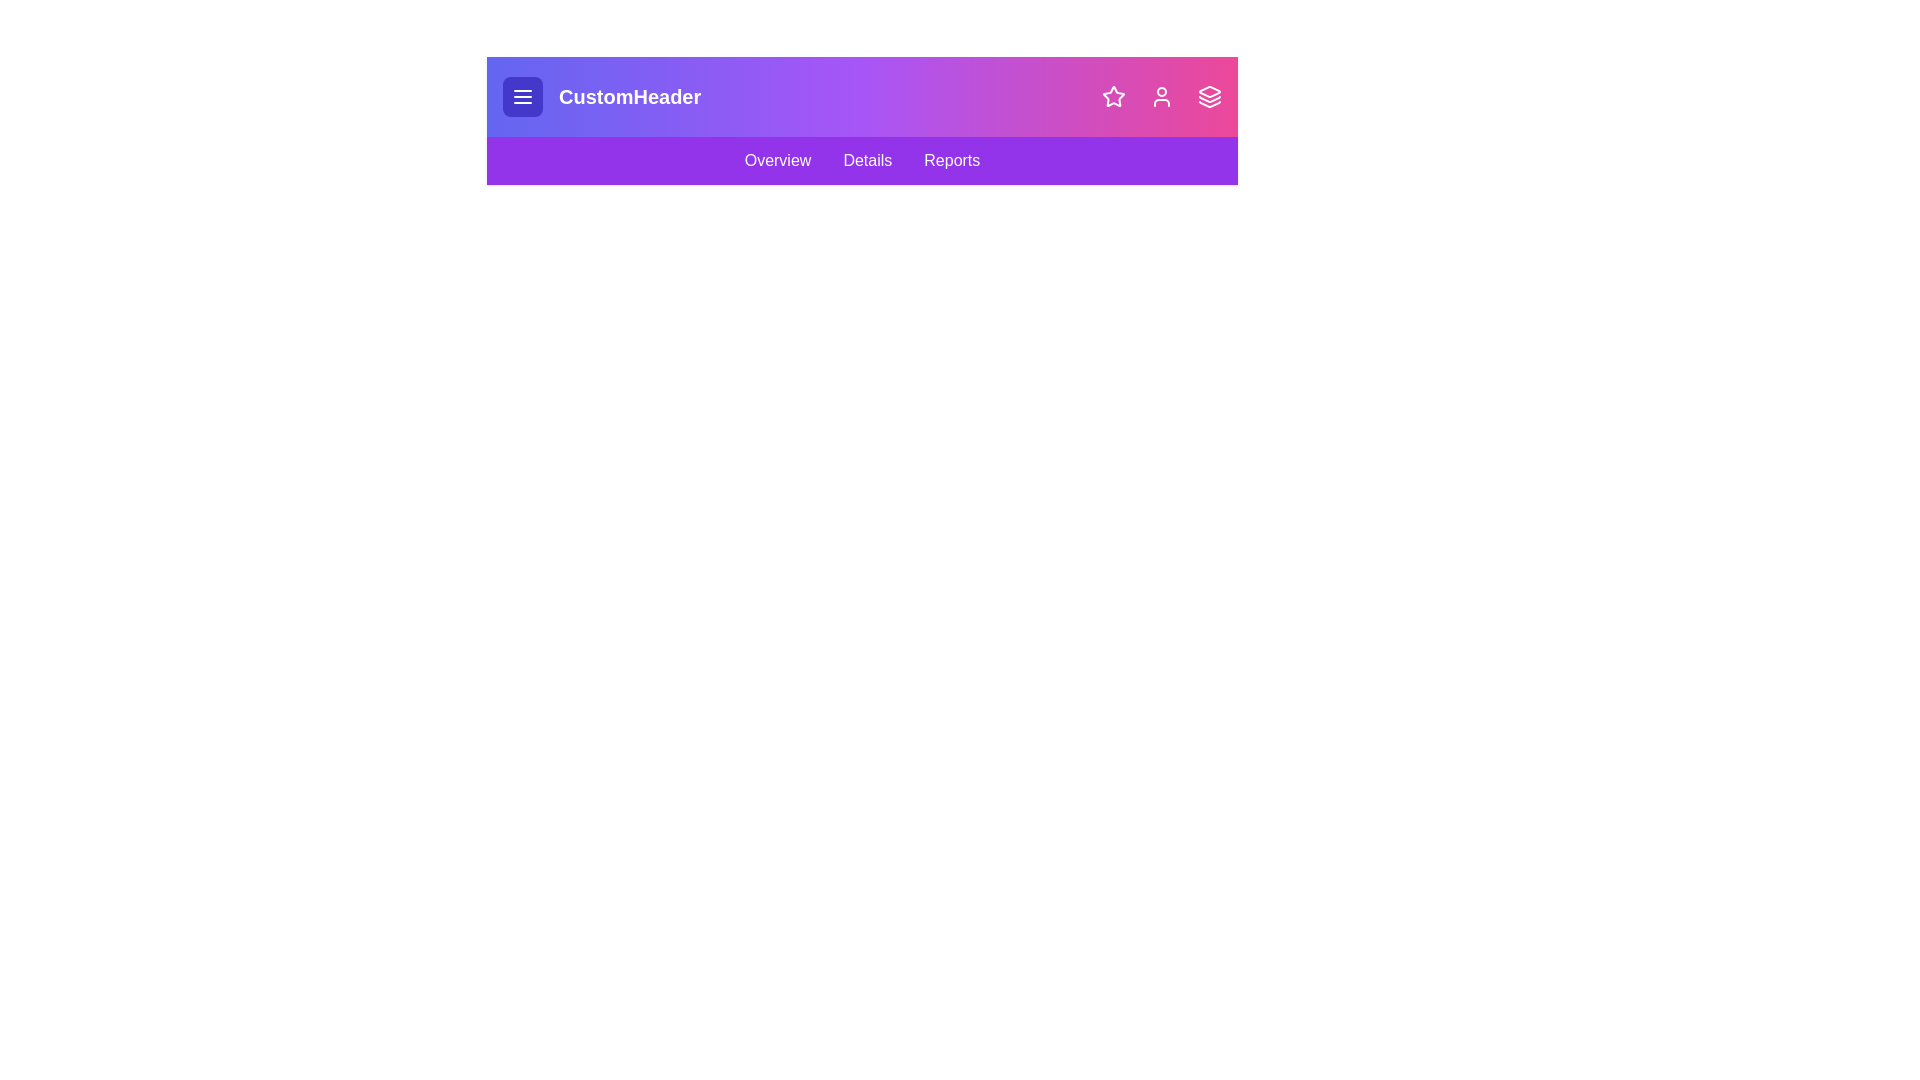 This screenshot has height=1080, width=1920. Describe the element at coordinates (523, 96) in the screenshot. I see `the menu button to toggle the menu visibility` at that location.